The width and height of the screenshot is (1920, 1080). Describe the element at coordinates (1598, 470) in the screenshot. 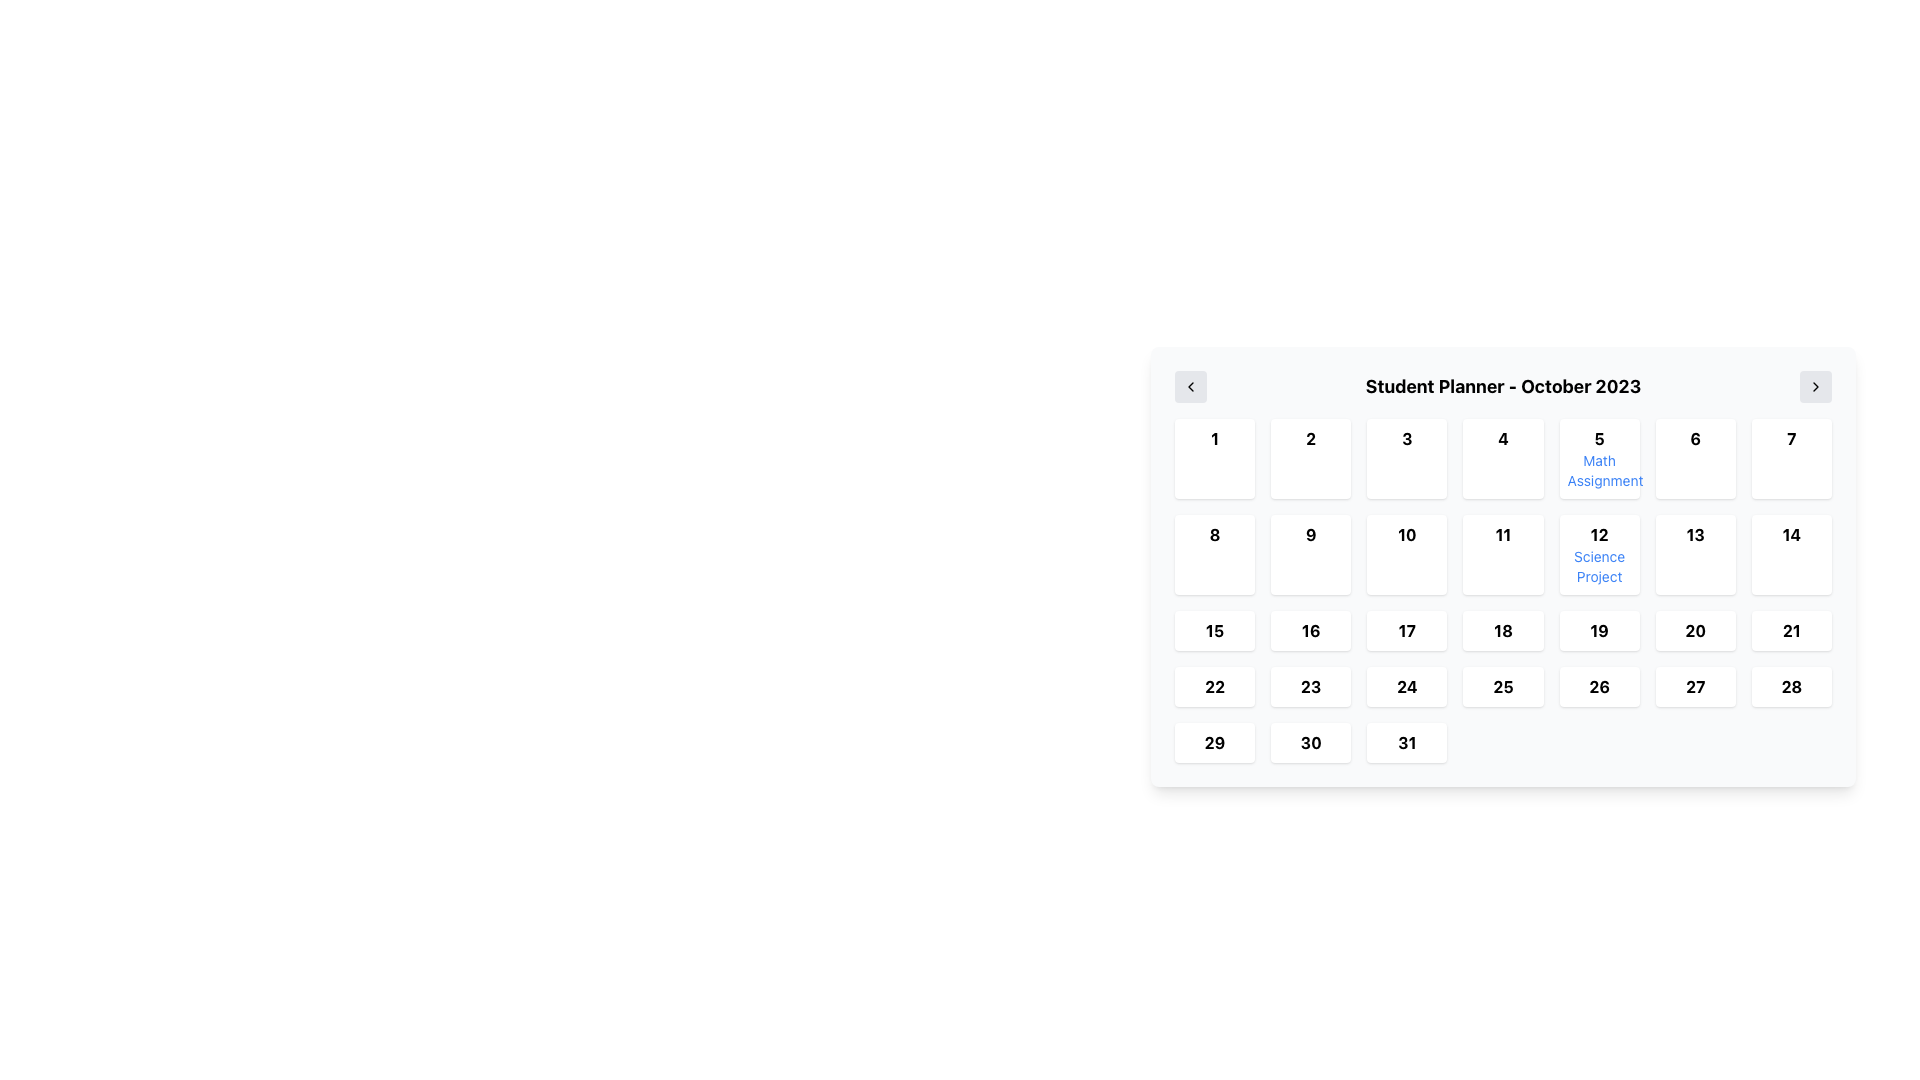

I see `text label displaying 'Math Assignment' which is styled in blue and positioned below the day number '5' in the calendar grid of the 'Student Planner - October 2023'` at that location.